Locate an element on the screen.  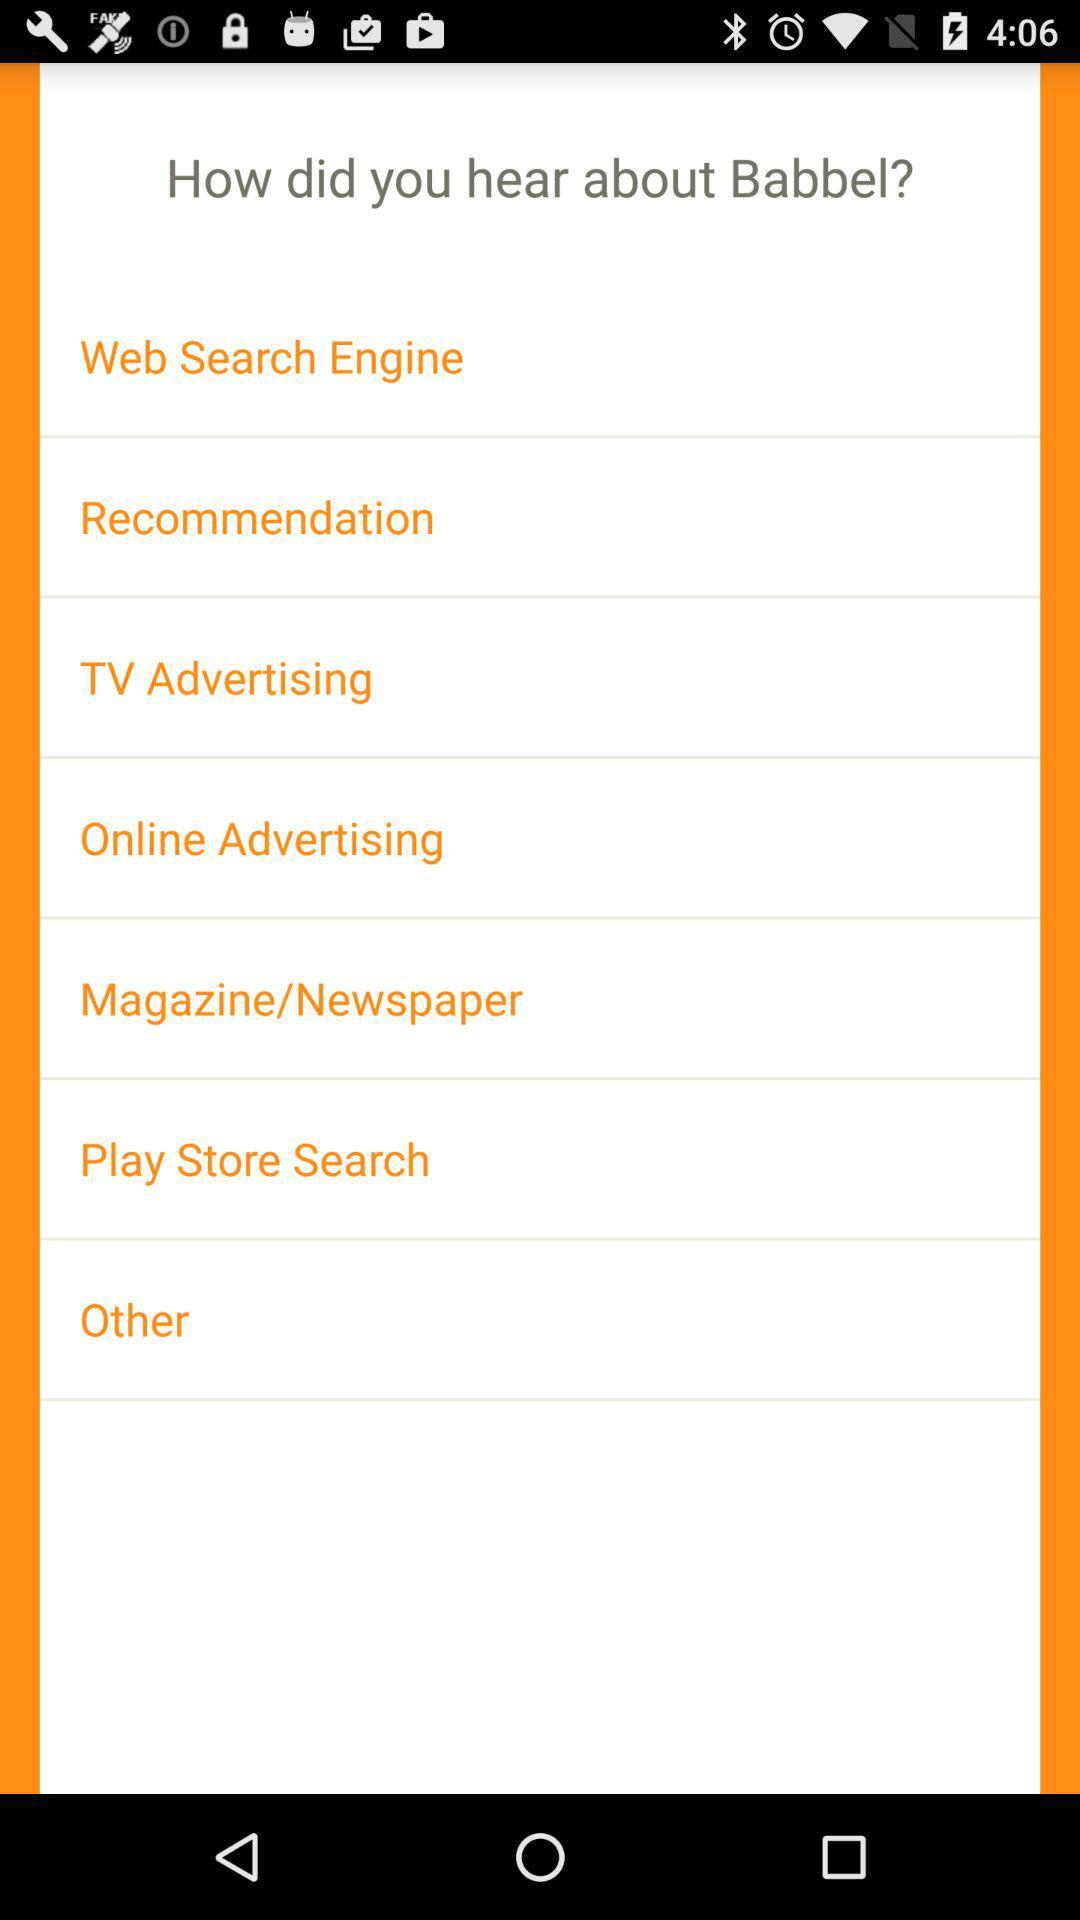
online advertising item is located at coordinates (540, 837).